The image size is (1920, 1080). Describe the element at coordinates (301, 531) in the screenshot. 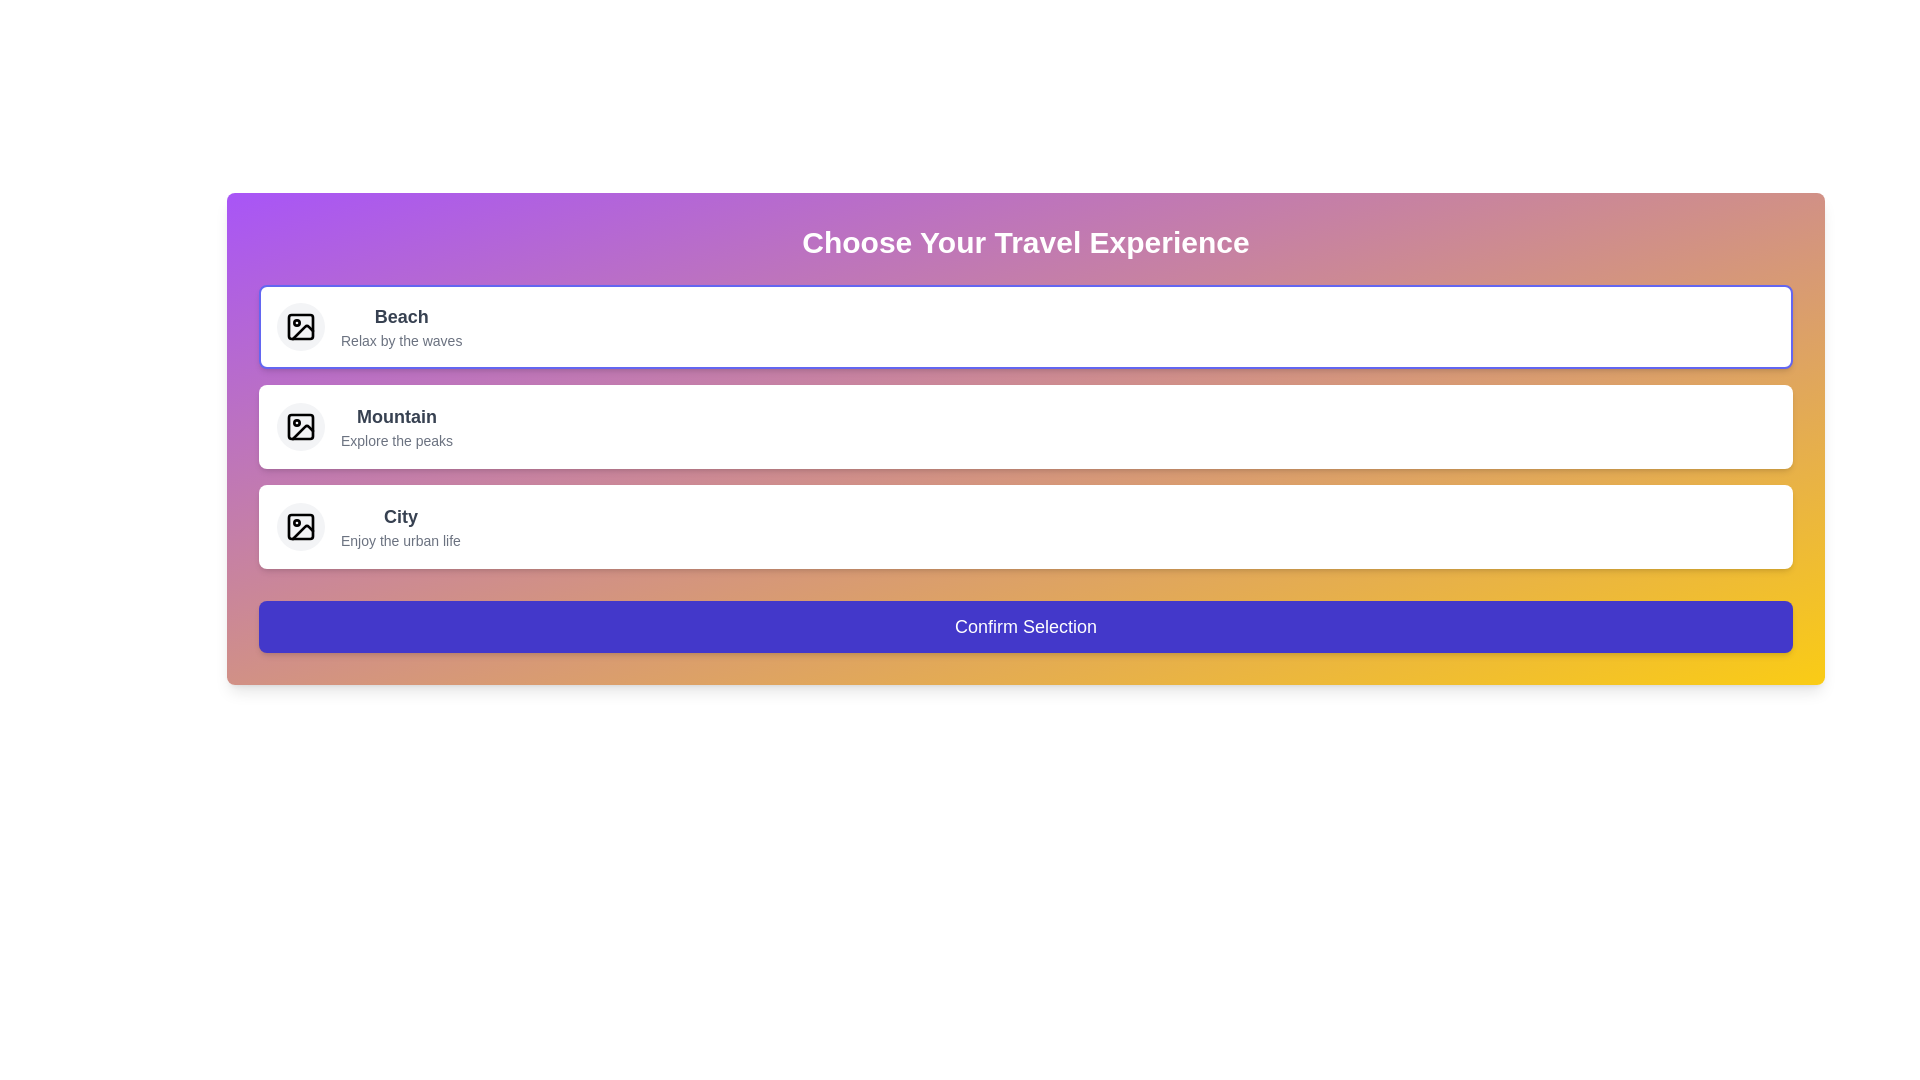

I see `the triangular marker icon, which is part of the 'City' option card labeled 'Enjoy the urban life', located on the left side of the text content at the bottom of the list` at that location.